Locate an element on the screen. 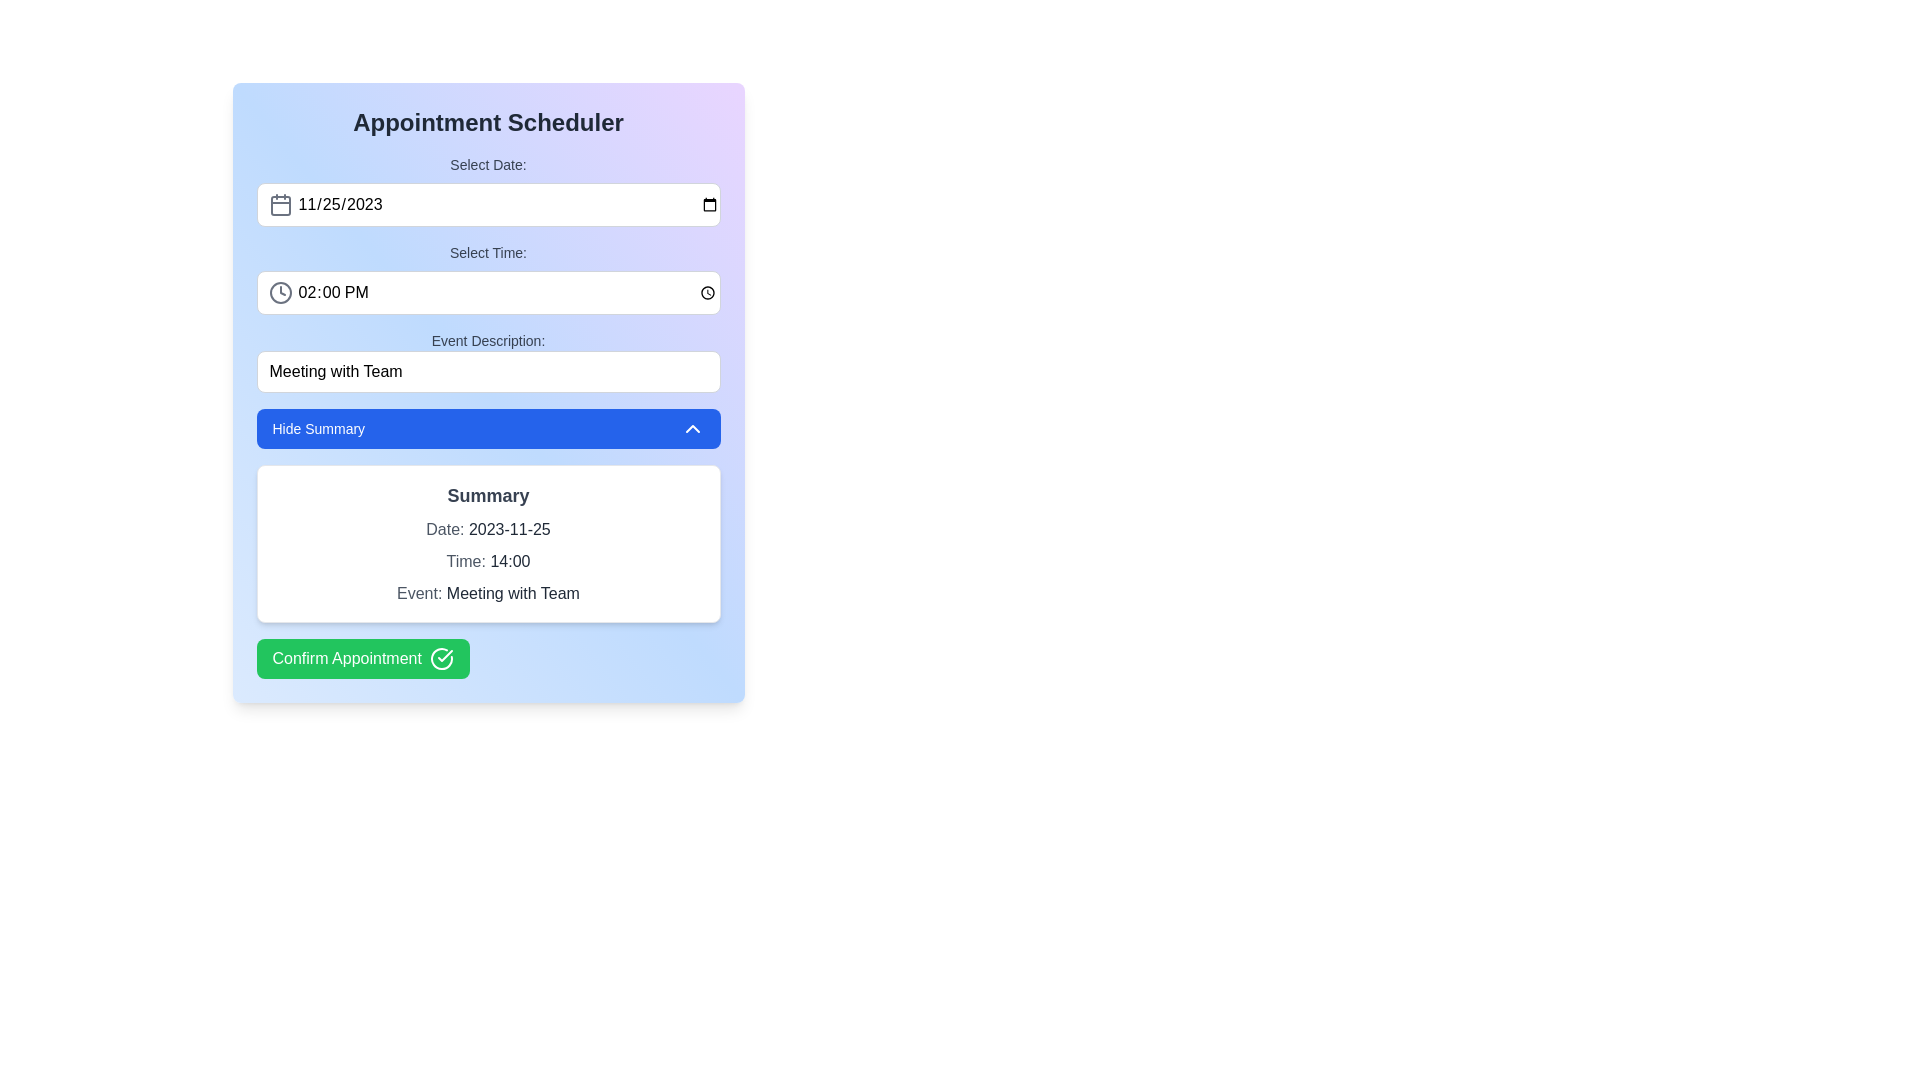  the informational Text label displaying the scheduled date of the appointment, located to the right of the 'Date:' label in the summary section of the appointment scheduler is located at coordinates (509, 528).